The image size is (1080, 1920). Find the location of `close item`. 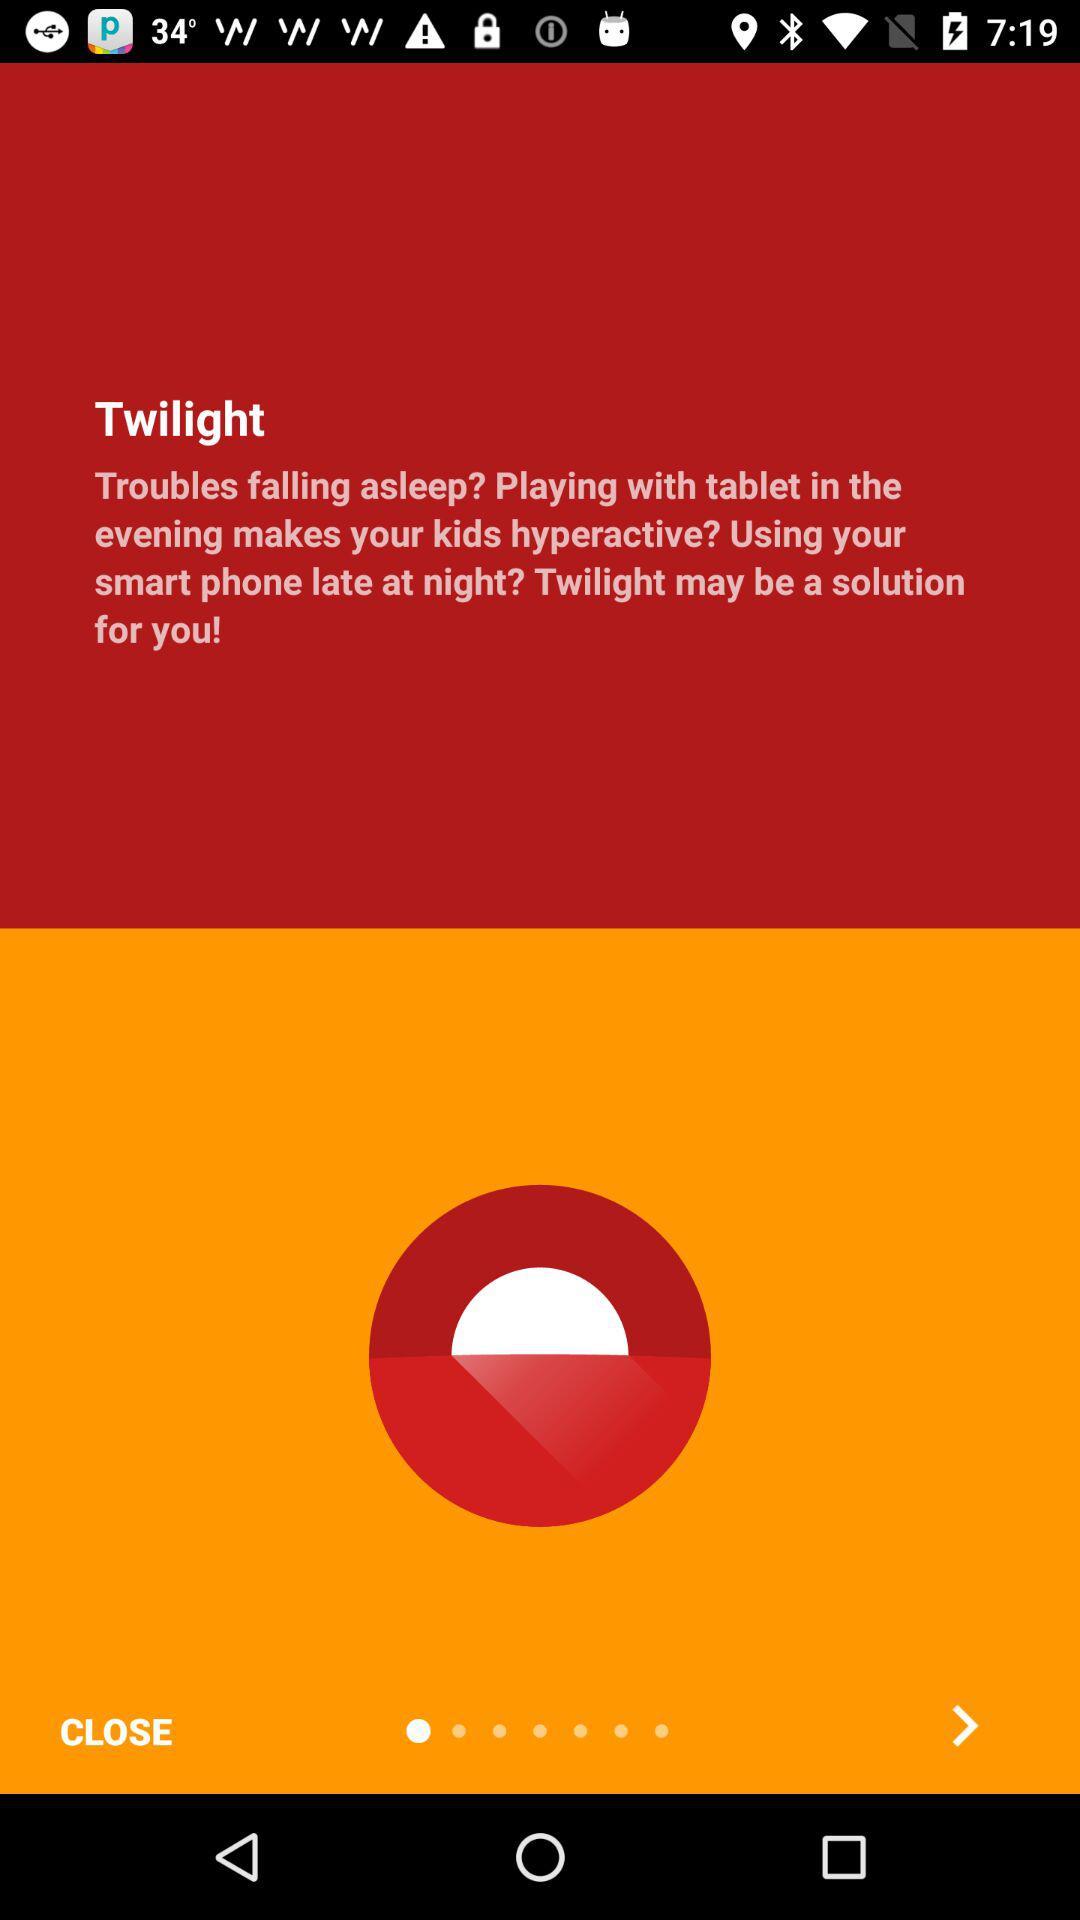

close item is located at coordinates (115, 1730).